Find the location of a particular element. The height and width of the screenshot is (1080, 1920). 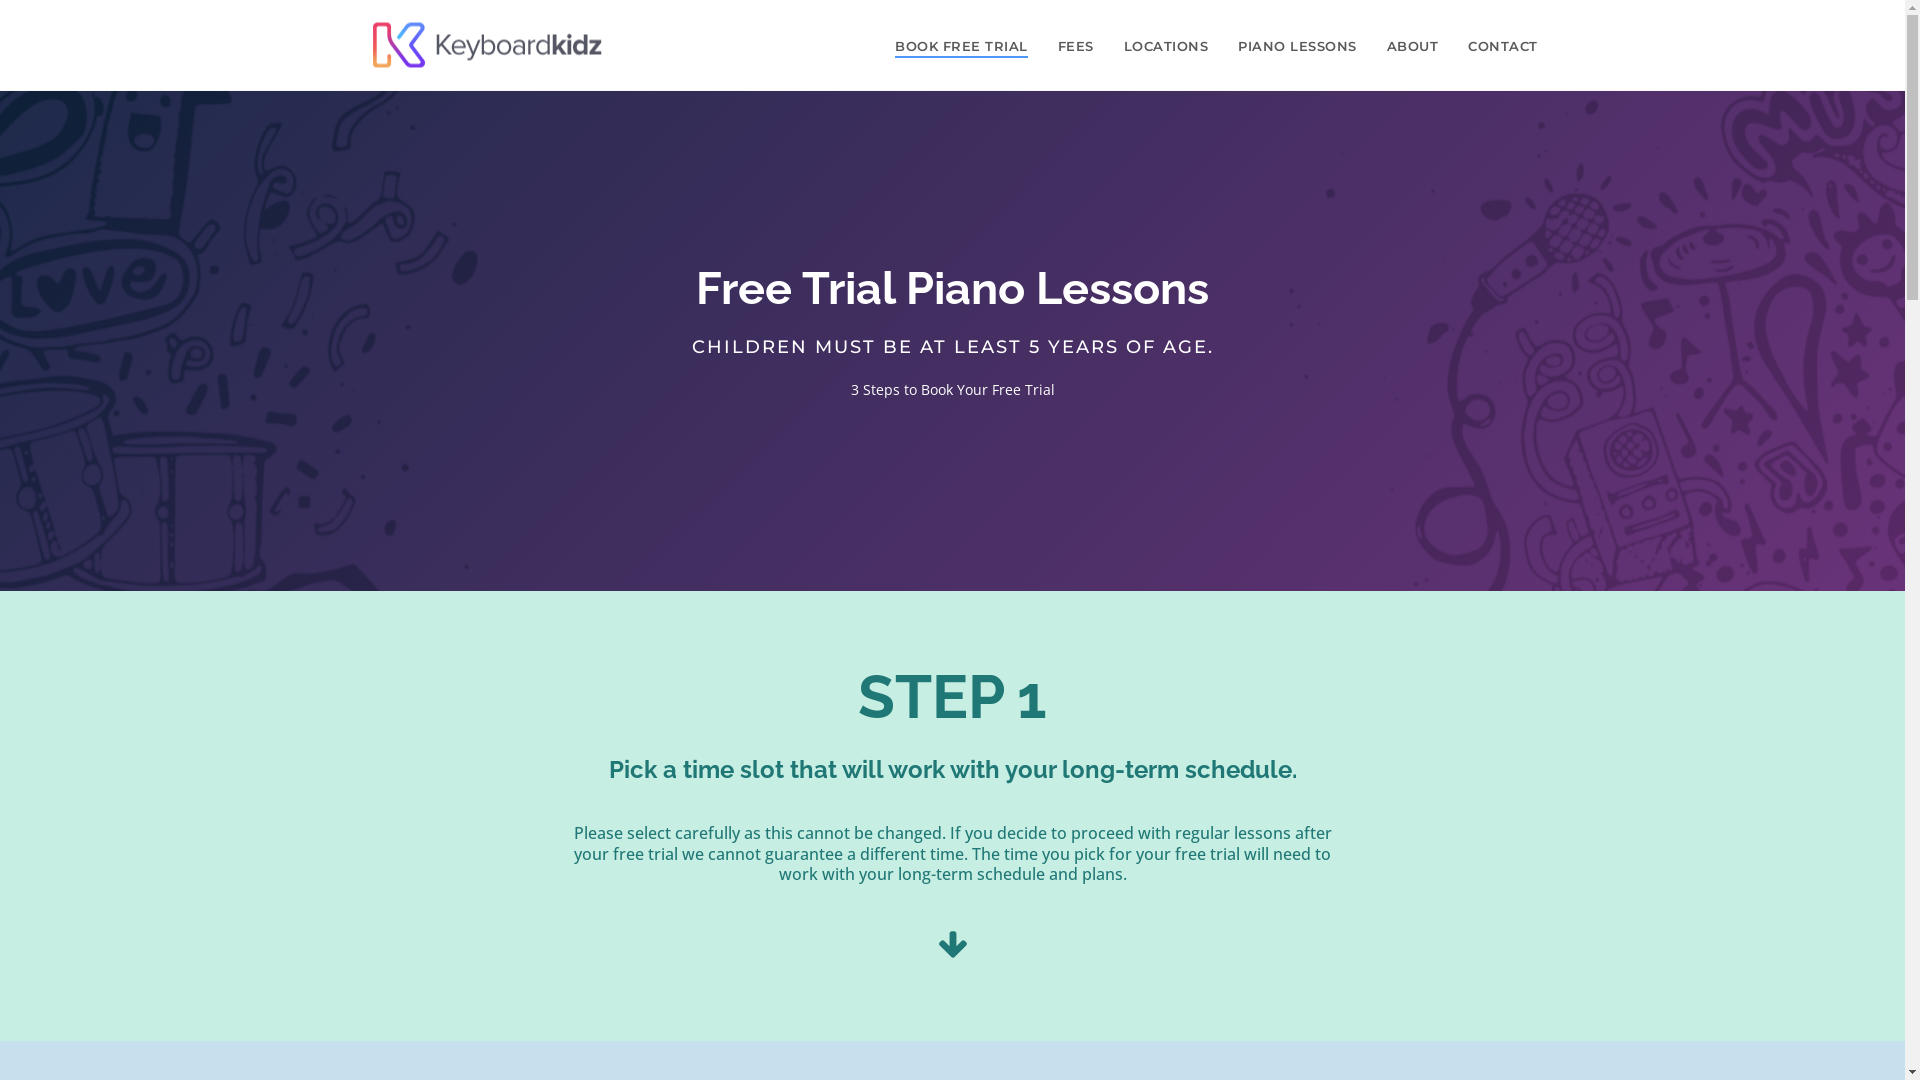

'PIANO LESSONS' is located at coordinates (1297, 45).